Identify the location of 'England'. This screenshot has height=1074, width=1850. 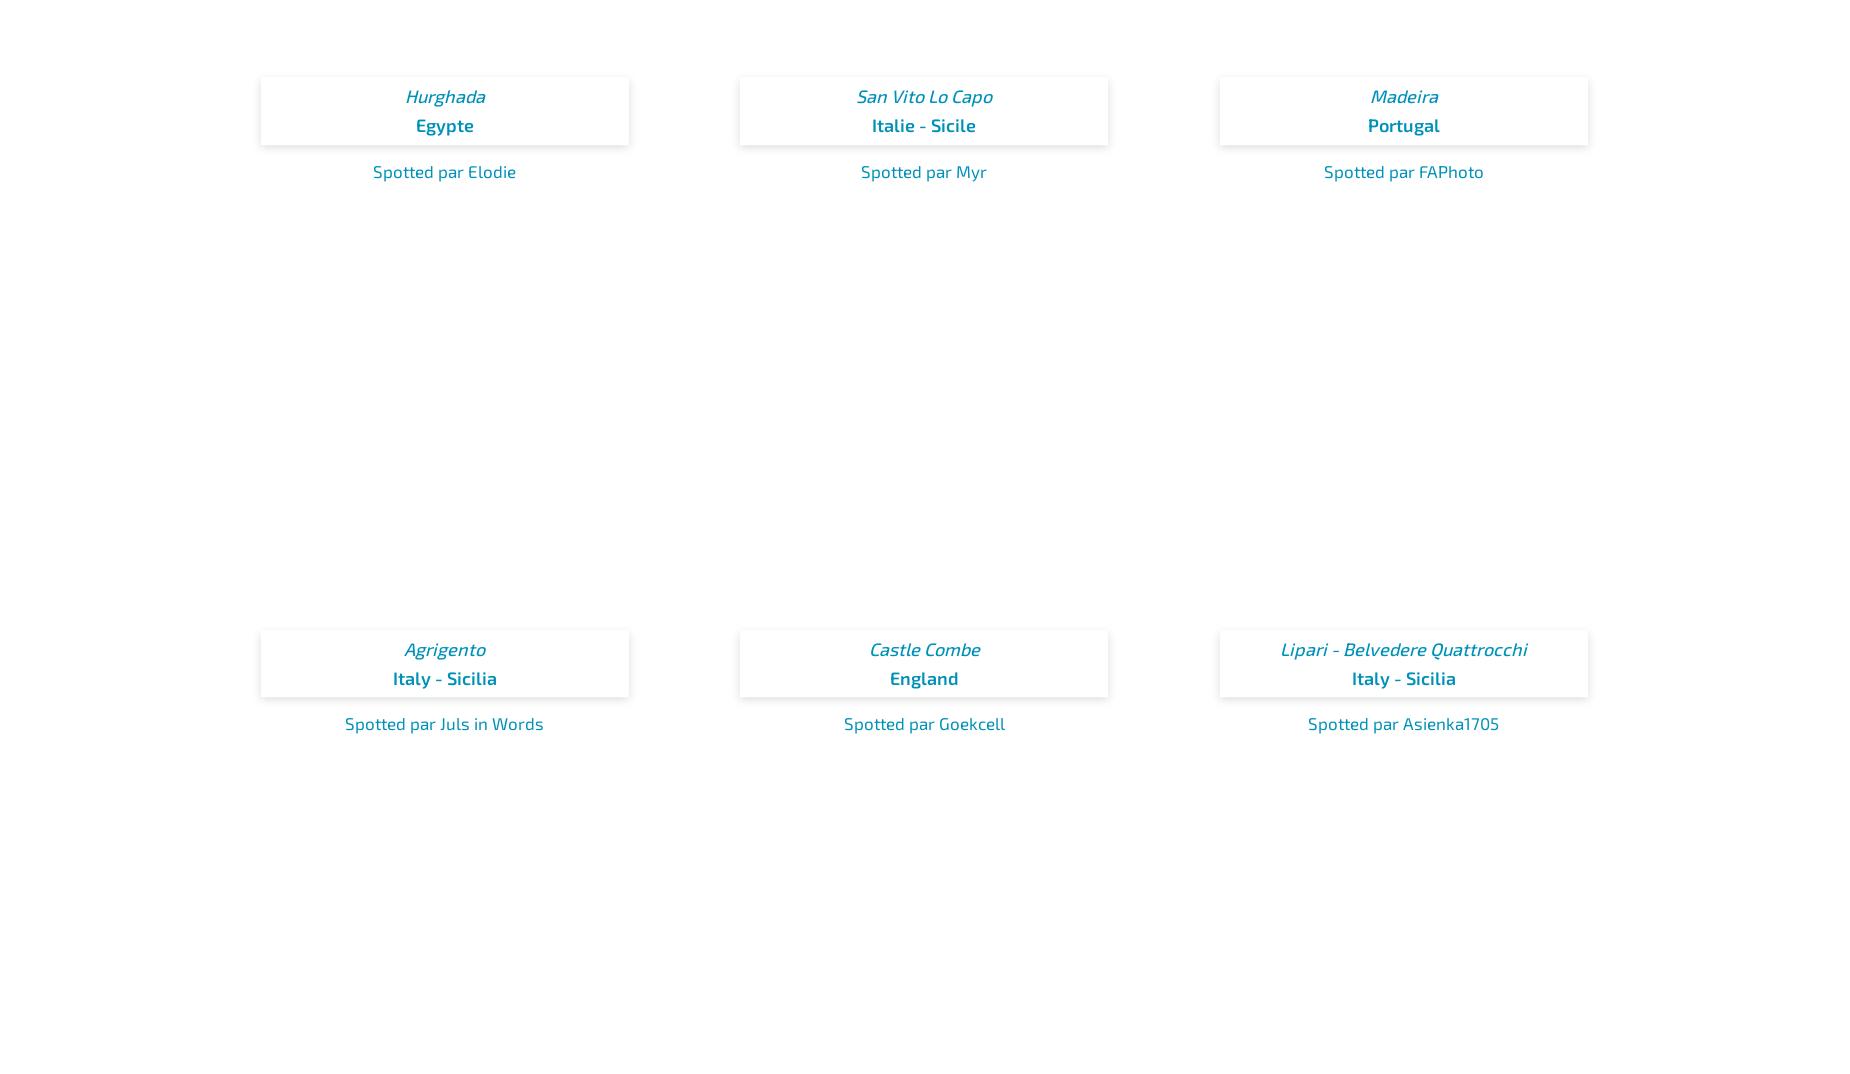
(923, 676).